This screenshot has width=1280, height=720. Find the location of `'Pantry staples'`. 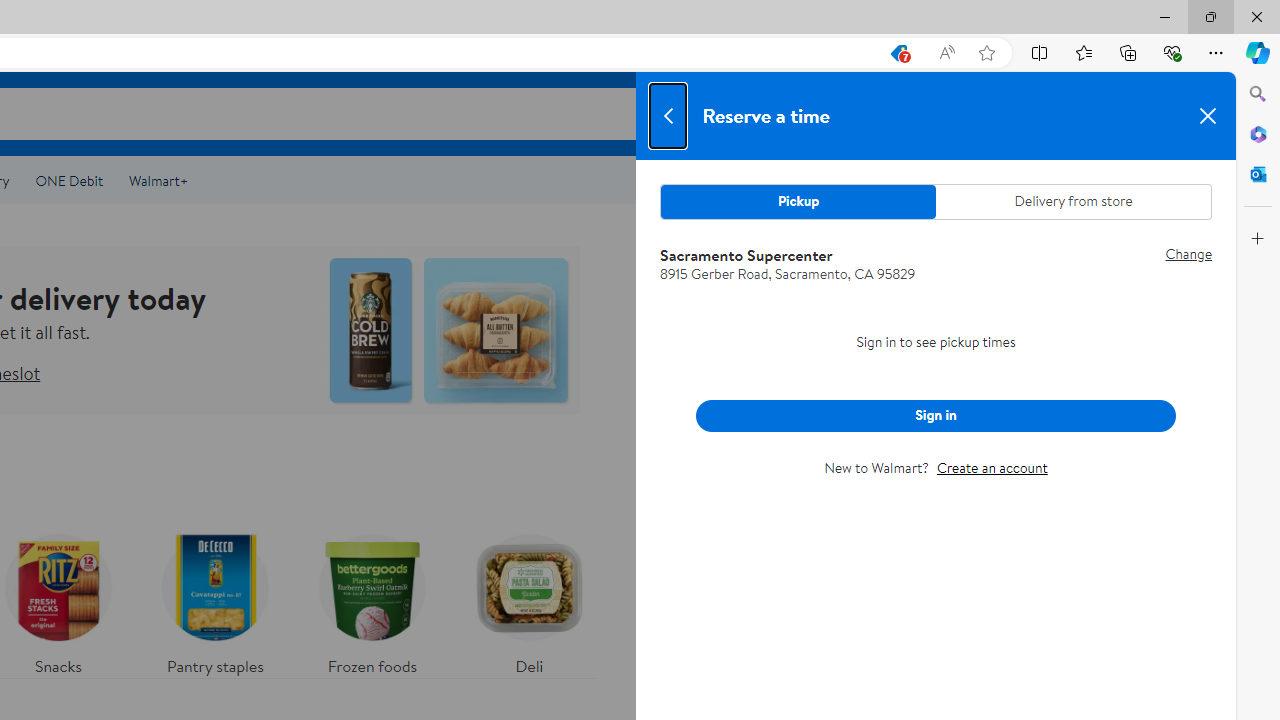

'Pantry staples' is located at coordinates (215, 598).